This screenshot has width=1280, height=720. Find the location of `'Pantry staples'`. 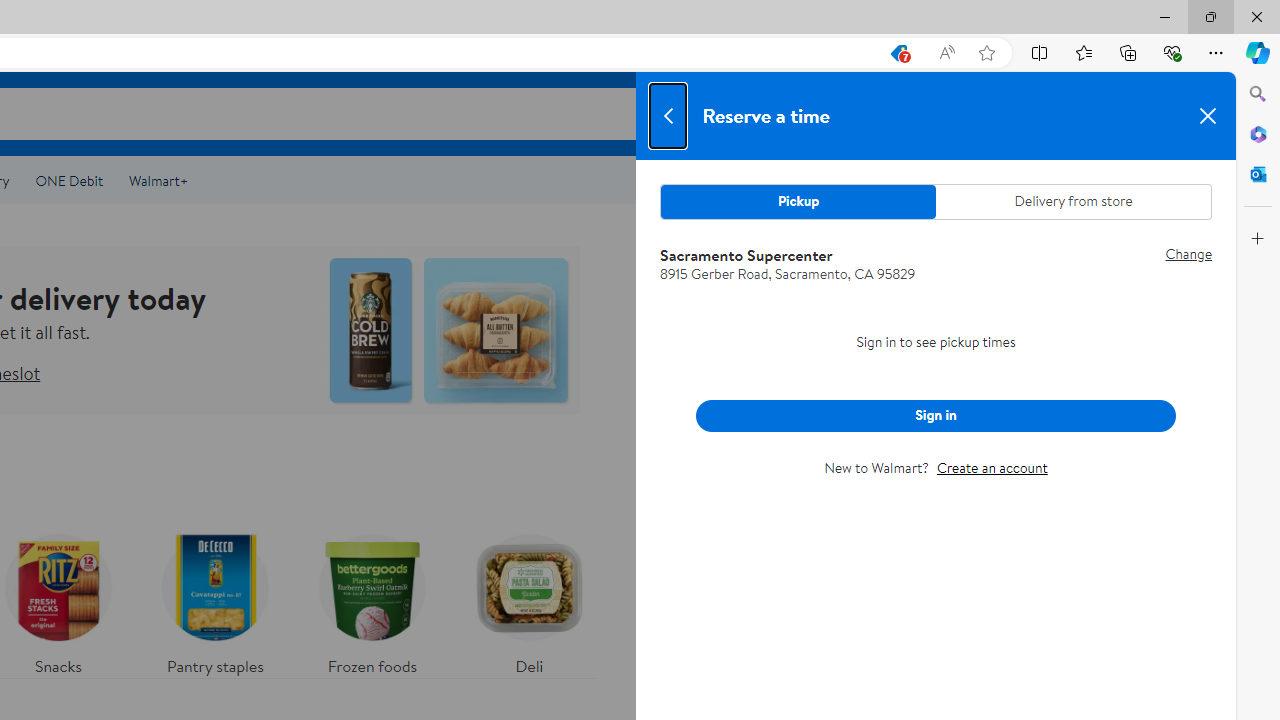

'Pantry staples' is located at coordinates (215, 598).